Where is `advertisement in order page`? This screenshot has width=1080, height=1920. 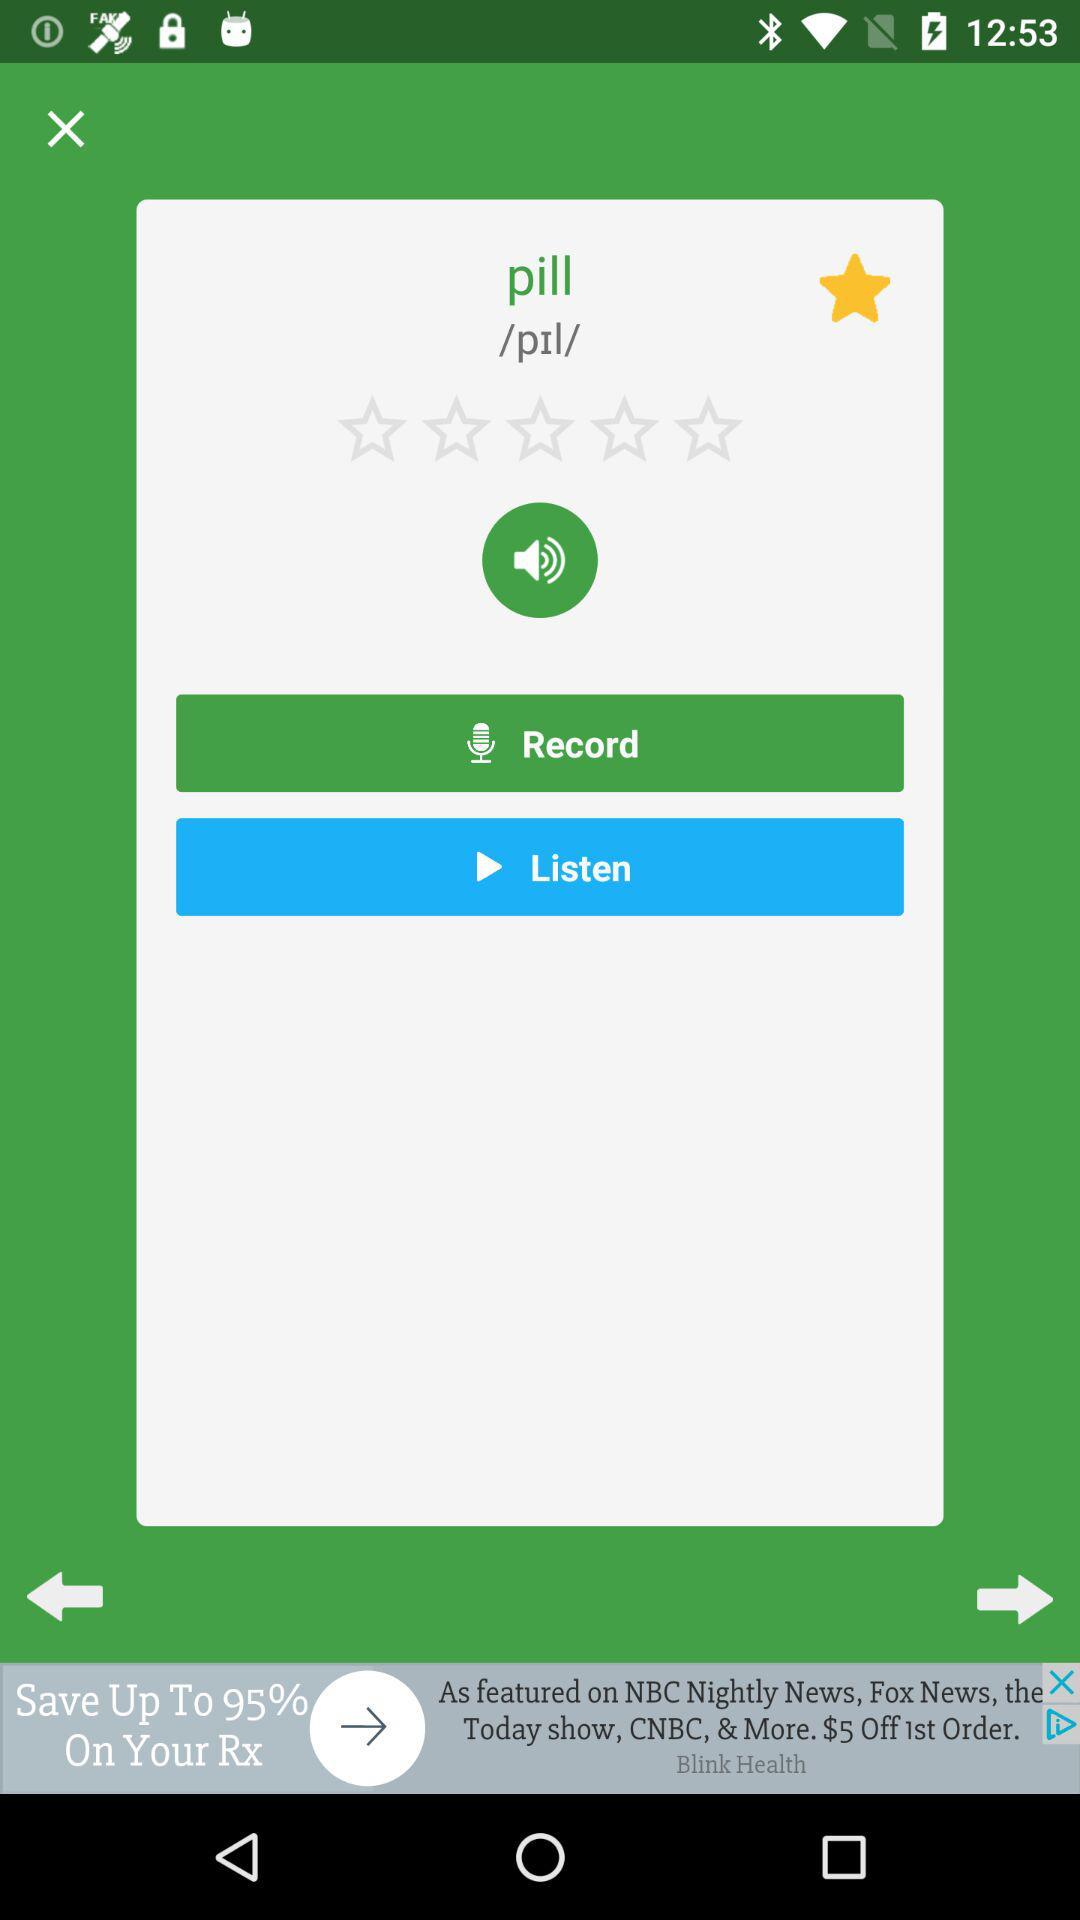
advertisement in order page is located at coordinates (540, 1727).